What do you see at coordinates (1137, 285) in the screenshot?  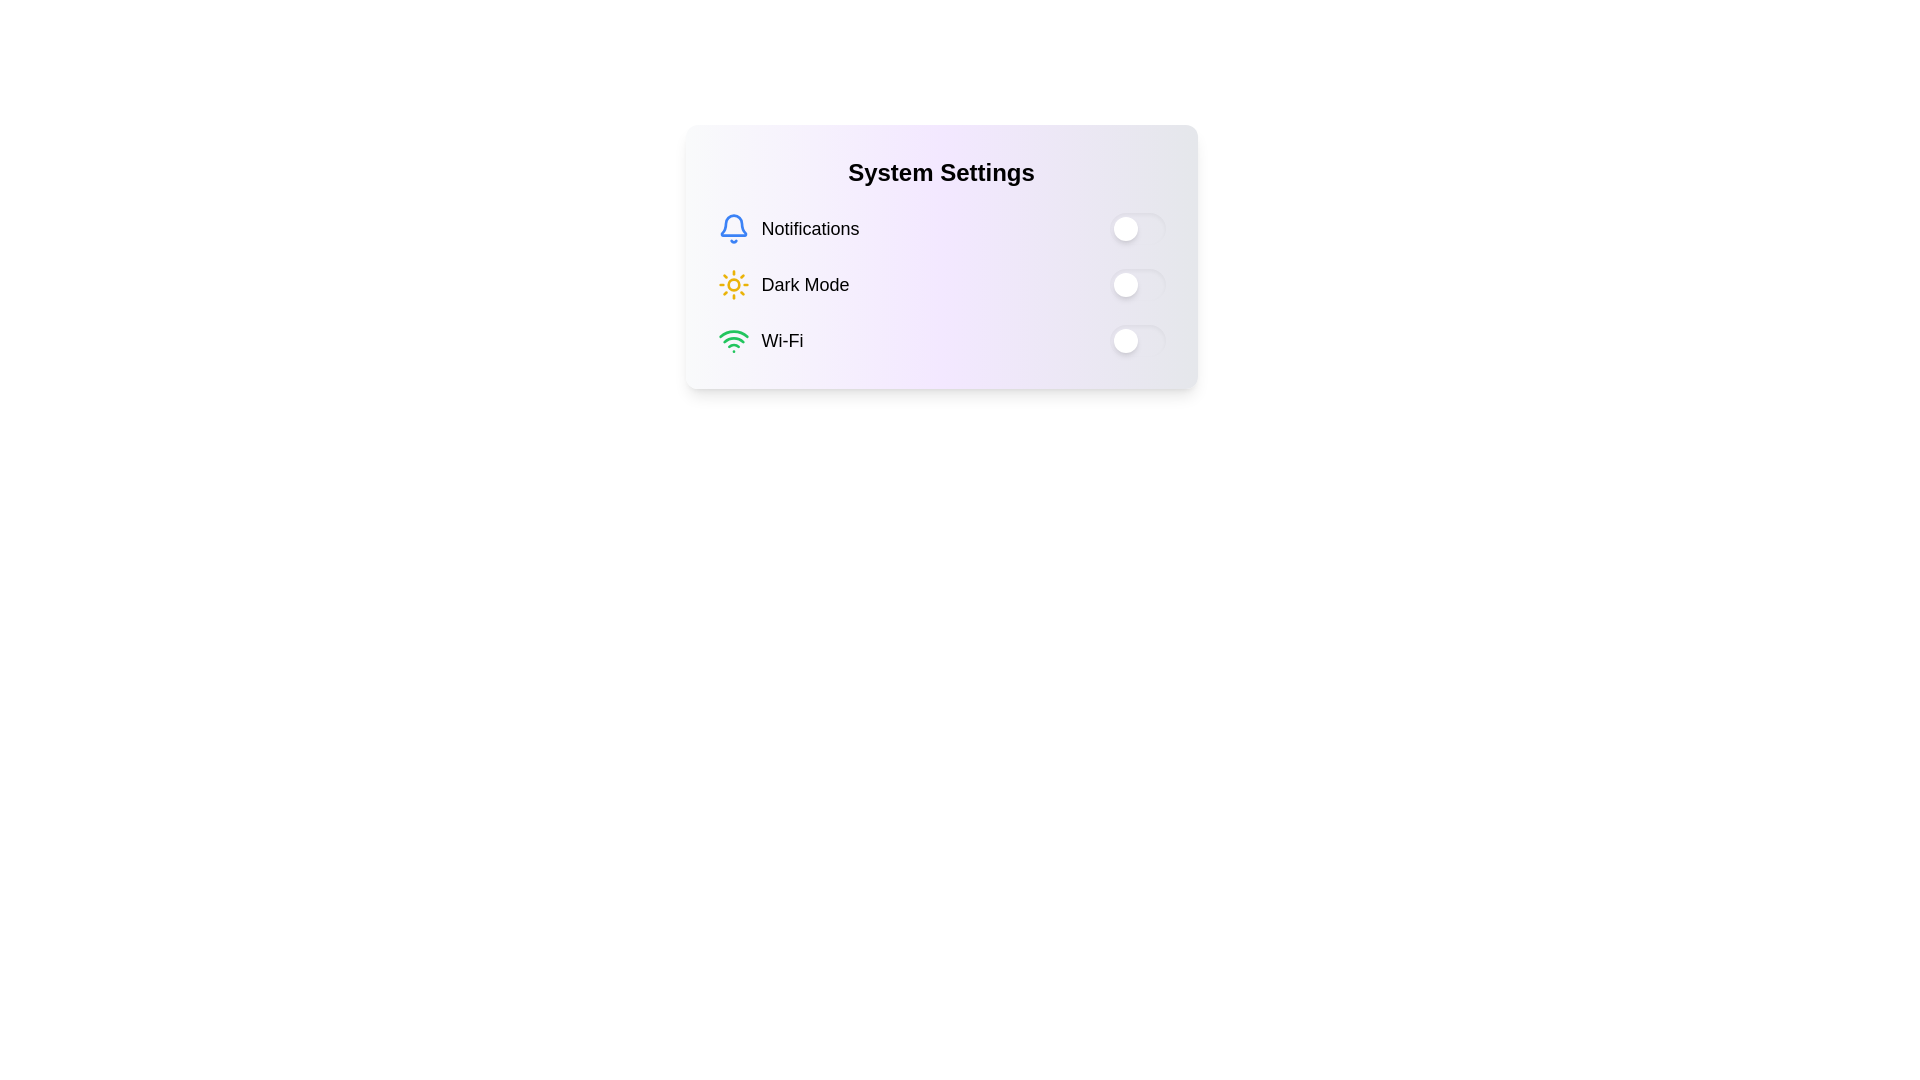 I see `the toggle switch located in the right section of the 'Dark Mode' row in the 'System Settings' panel` at bounding box center [1137, 285].